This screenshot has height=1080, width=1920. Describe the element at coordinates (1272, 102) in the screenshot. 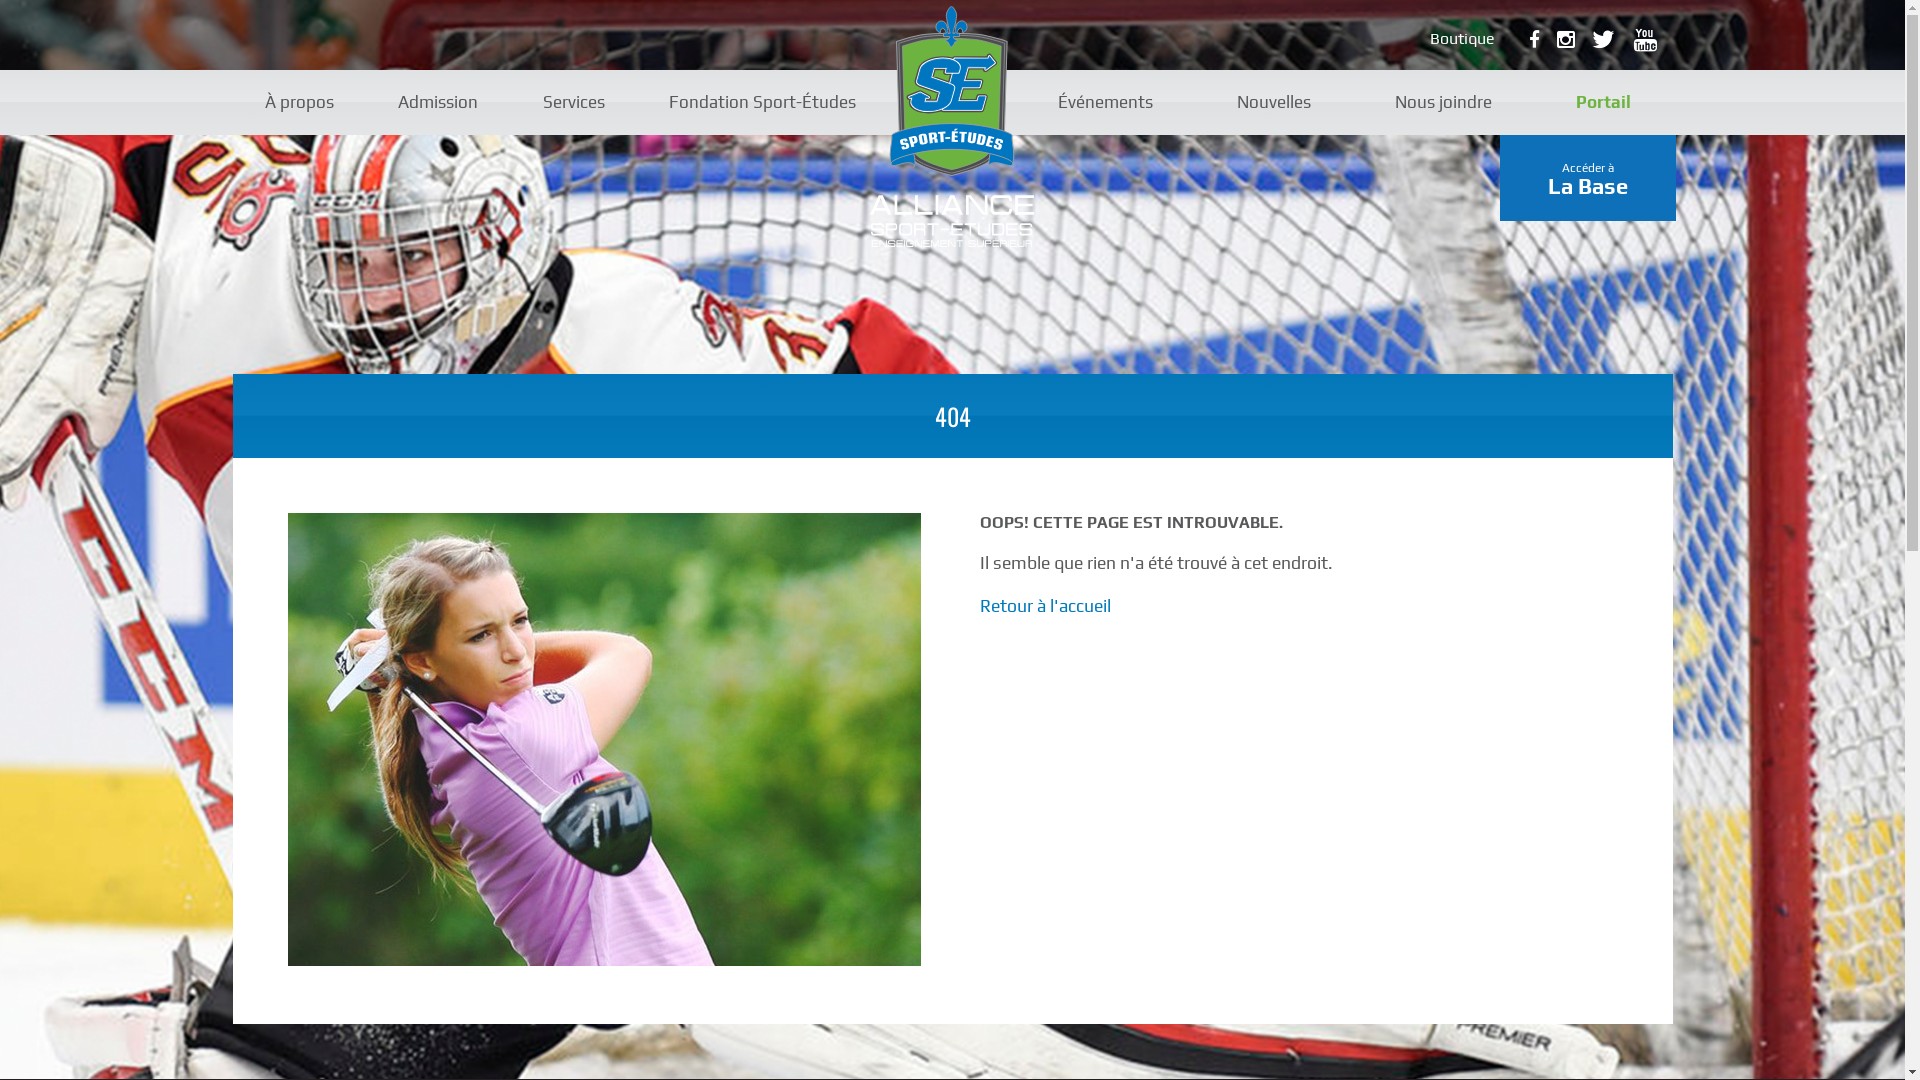

I see `'Nouvelles'` at that location.